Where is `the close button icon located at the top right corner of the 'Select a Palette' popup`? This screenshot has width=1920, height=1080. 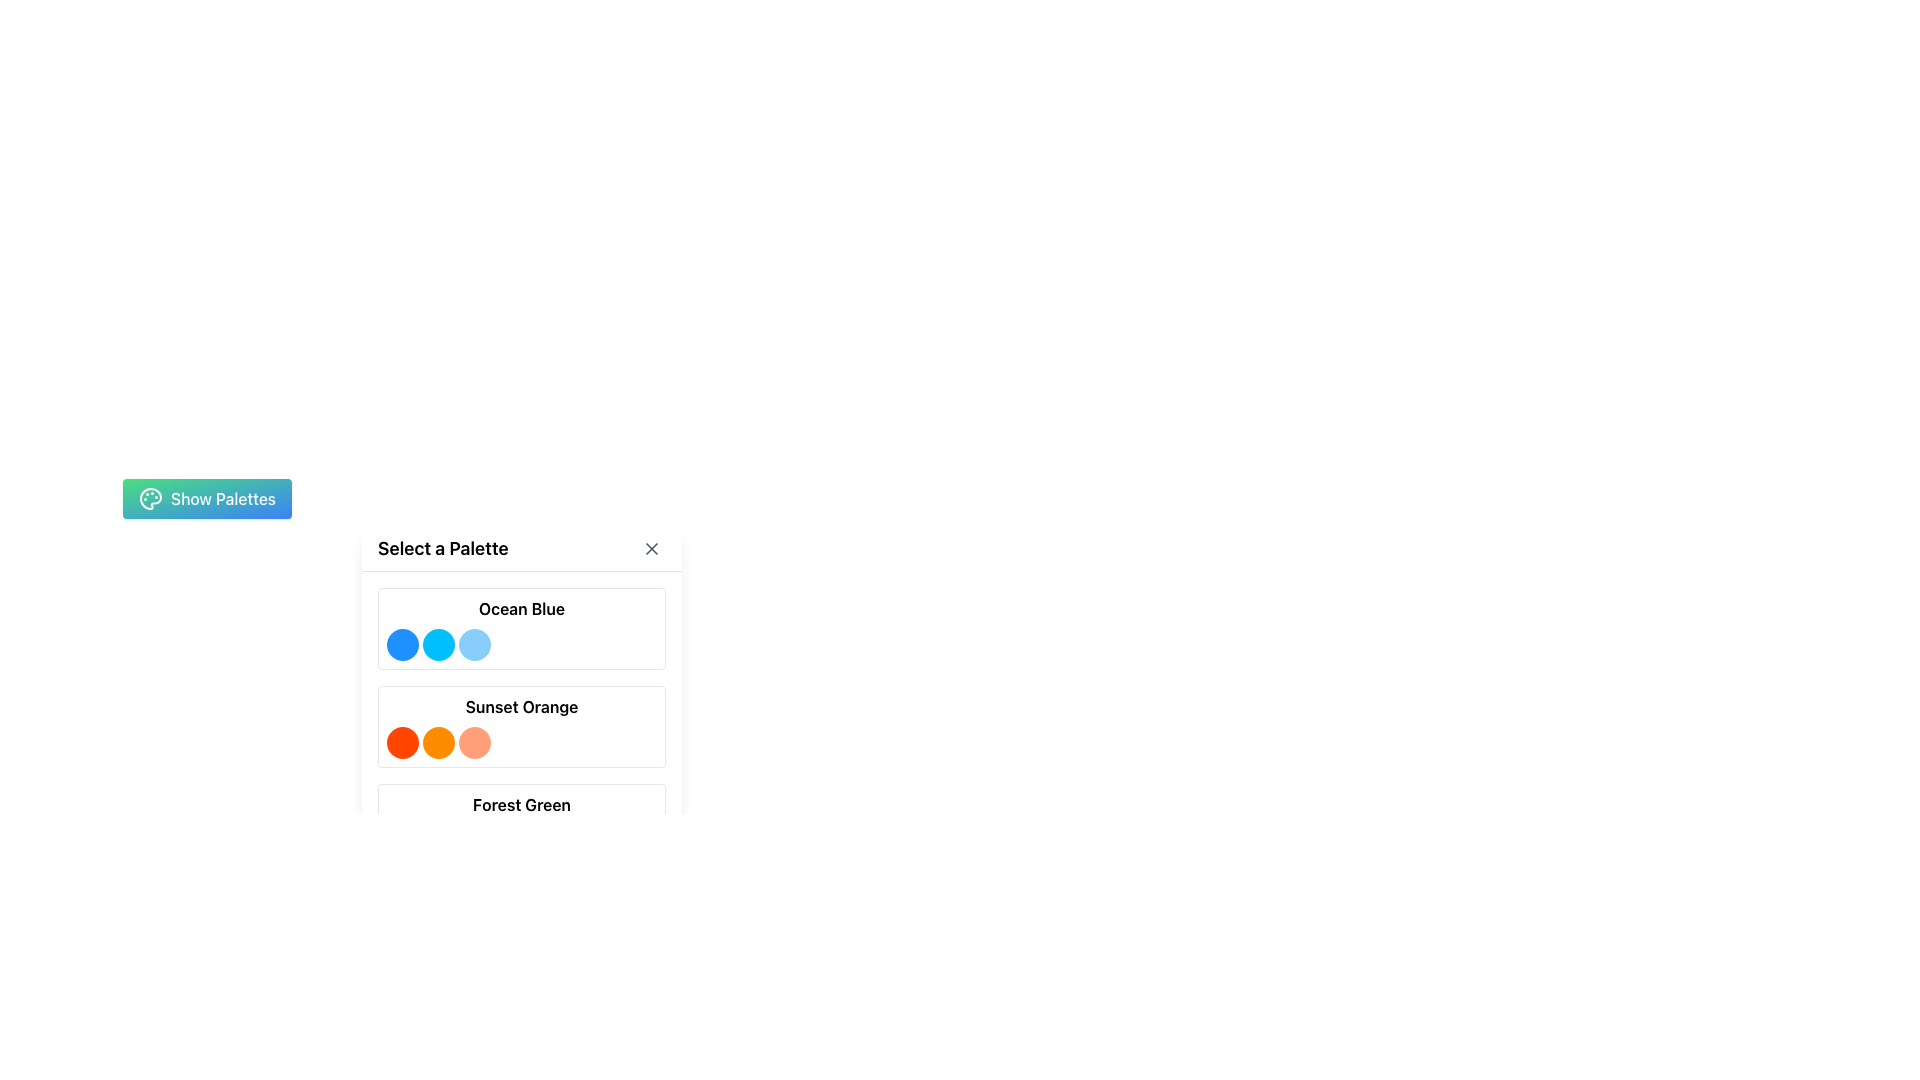 the close button icon located at the top right corner of the 'Select a Palette' popup is located at coordinates (652, 548).